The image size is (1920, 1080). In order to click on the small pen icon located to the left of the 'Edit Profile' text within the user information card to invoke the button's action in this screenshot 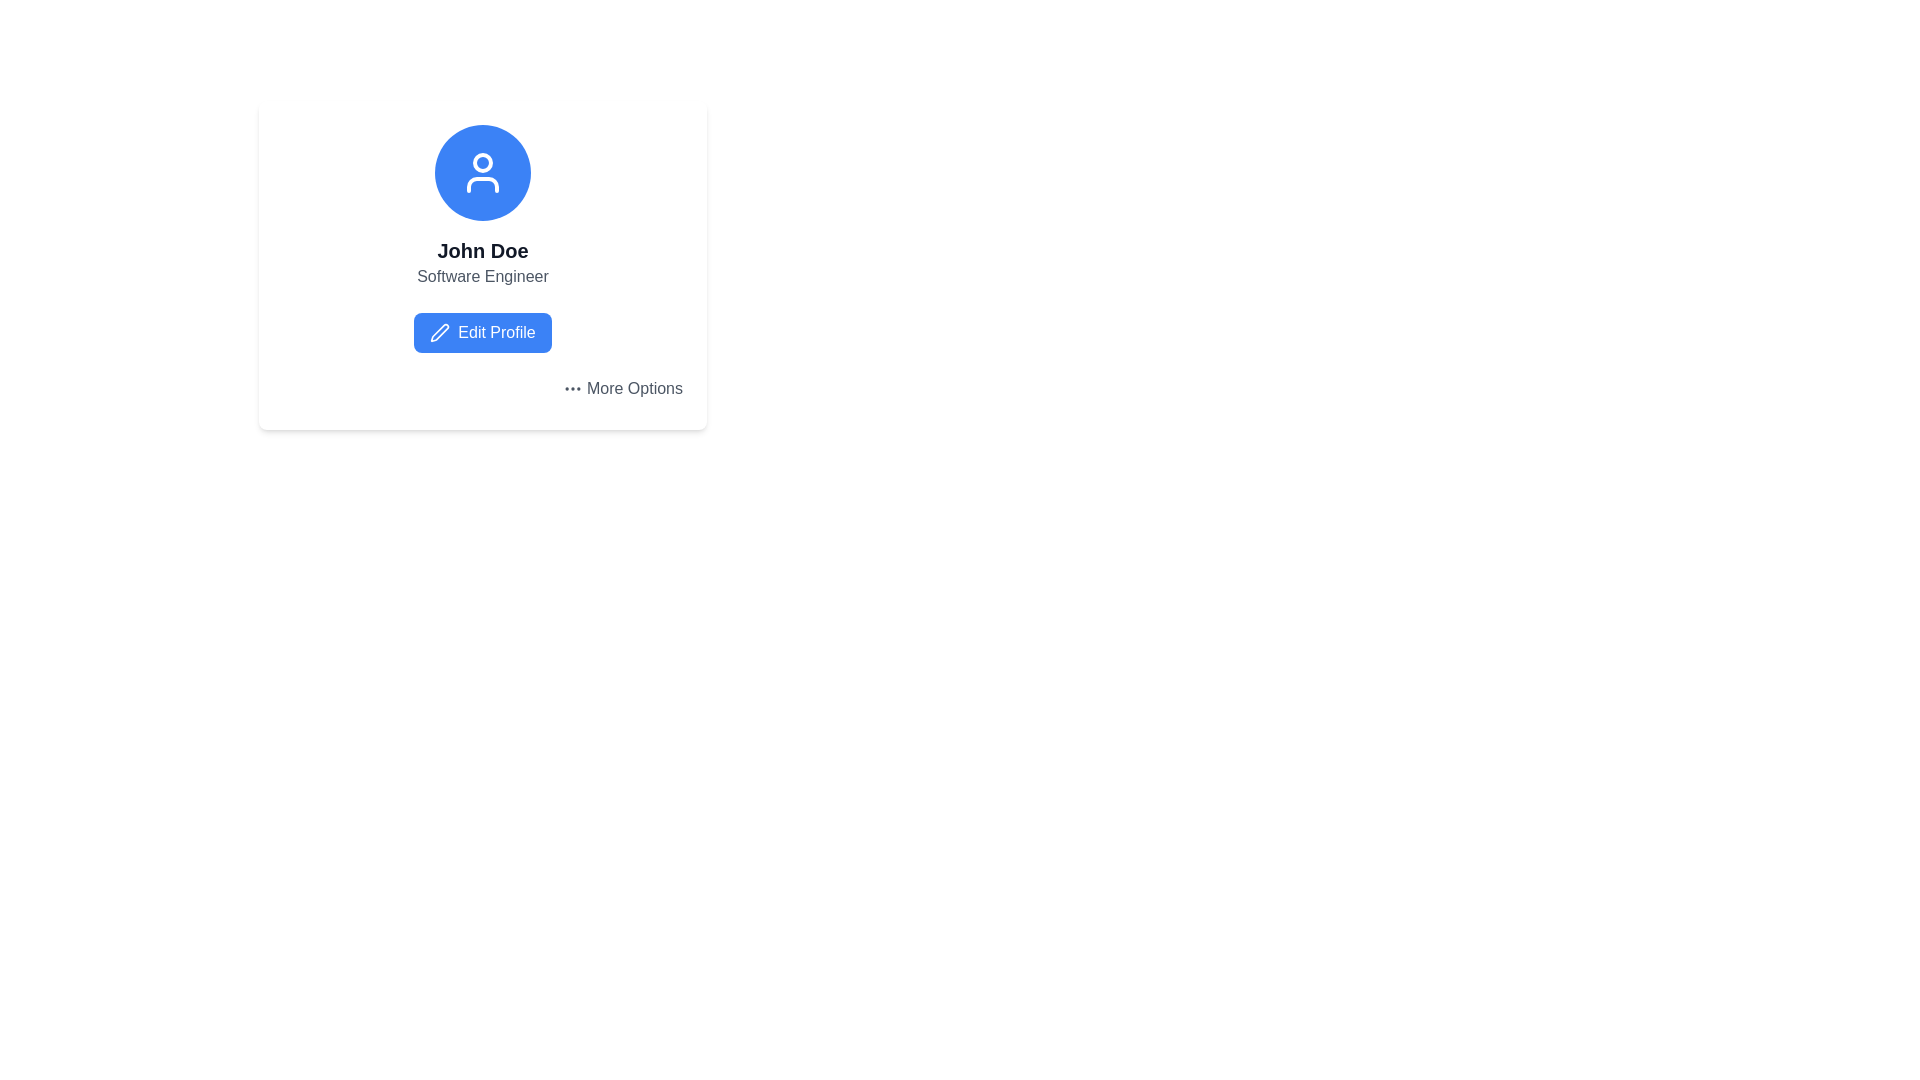, I will do `click(439, 331)`.